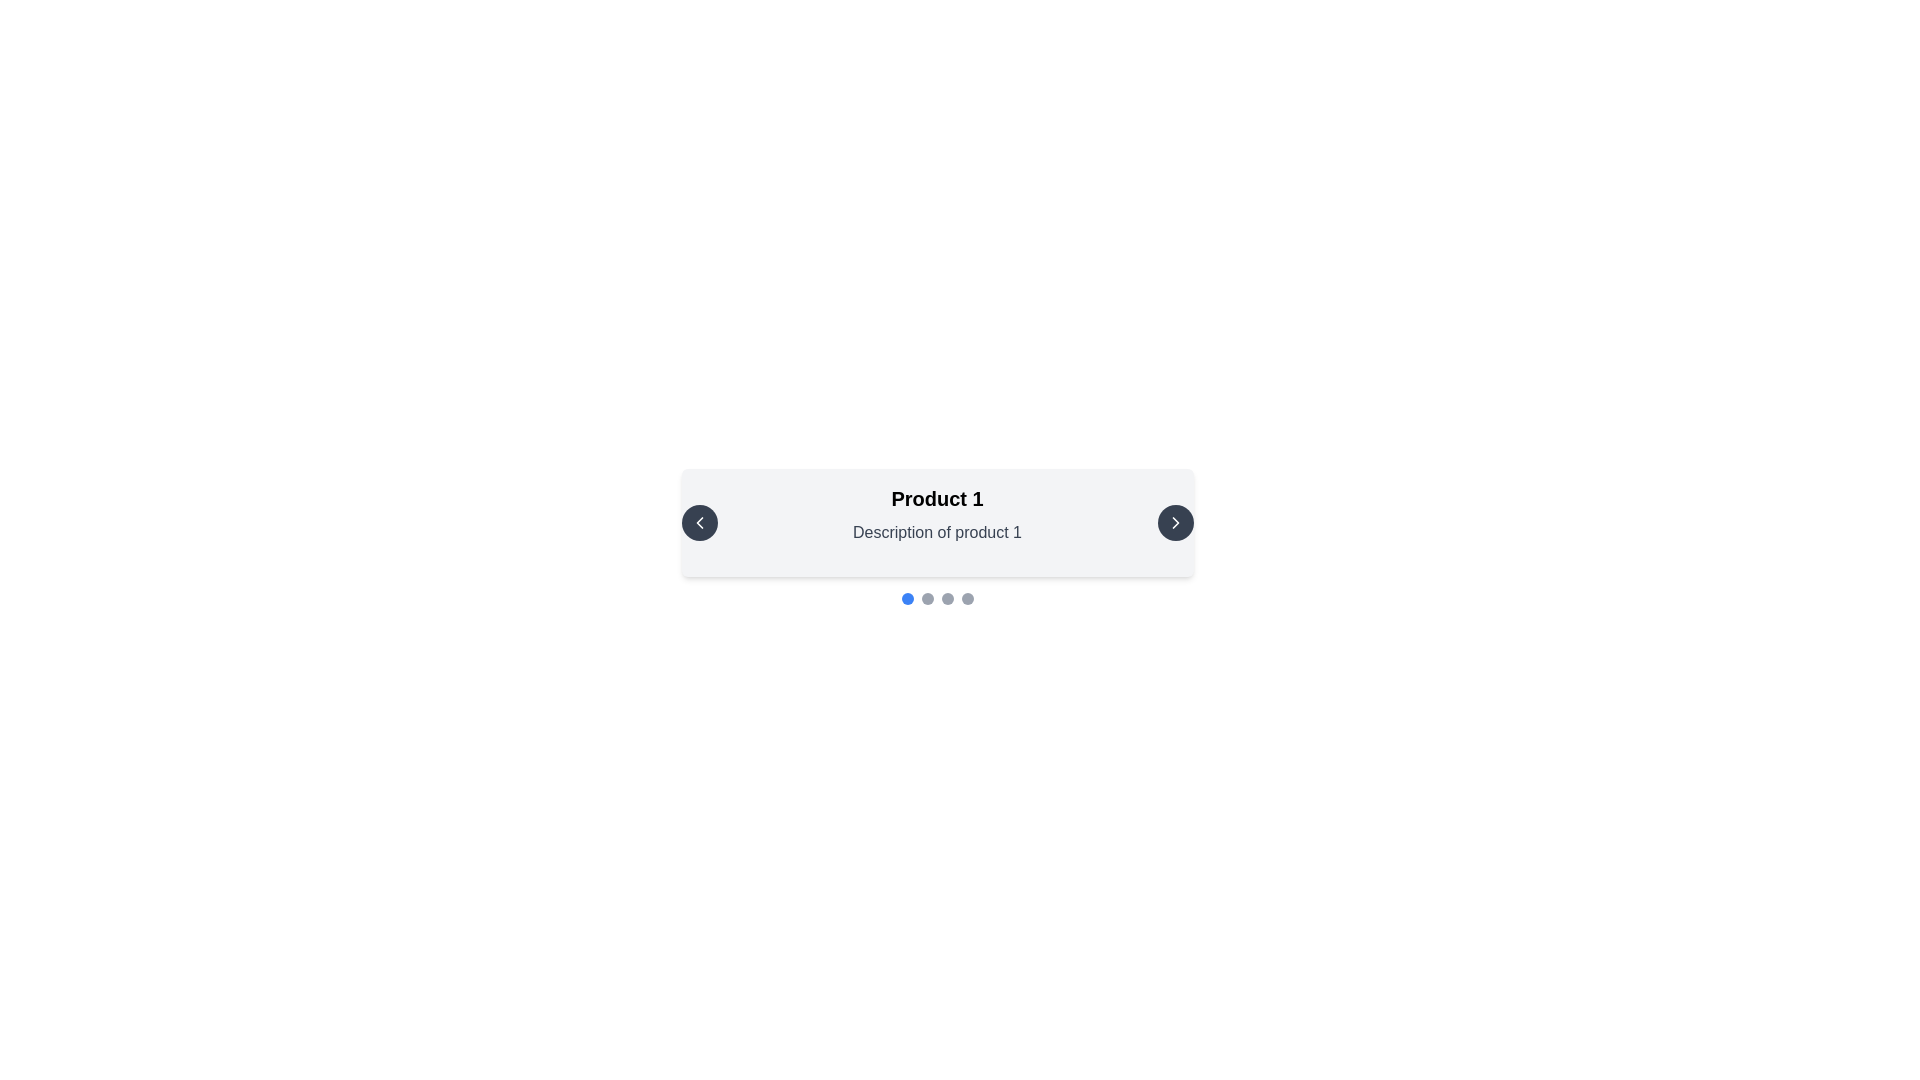  I want to click on the right-pointing chevron icon located within the dark gray circular button, so click(1175, 522).